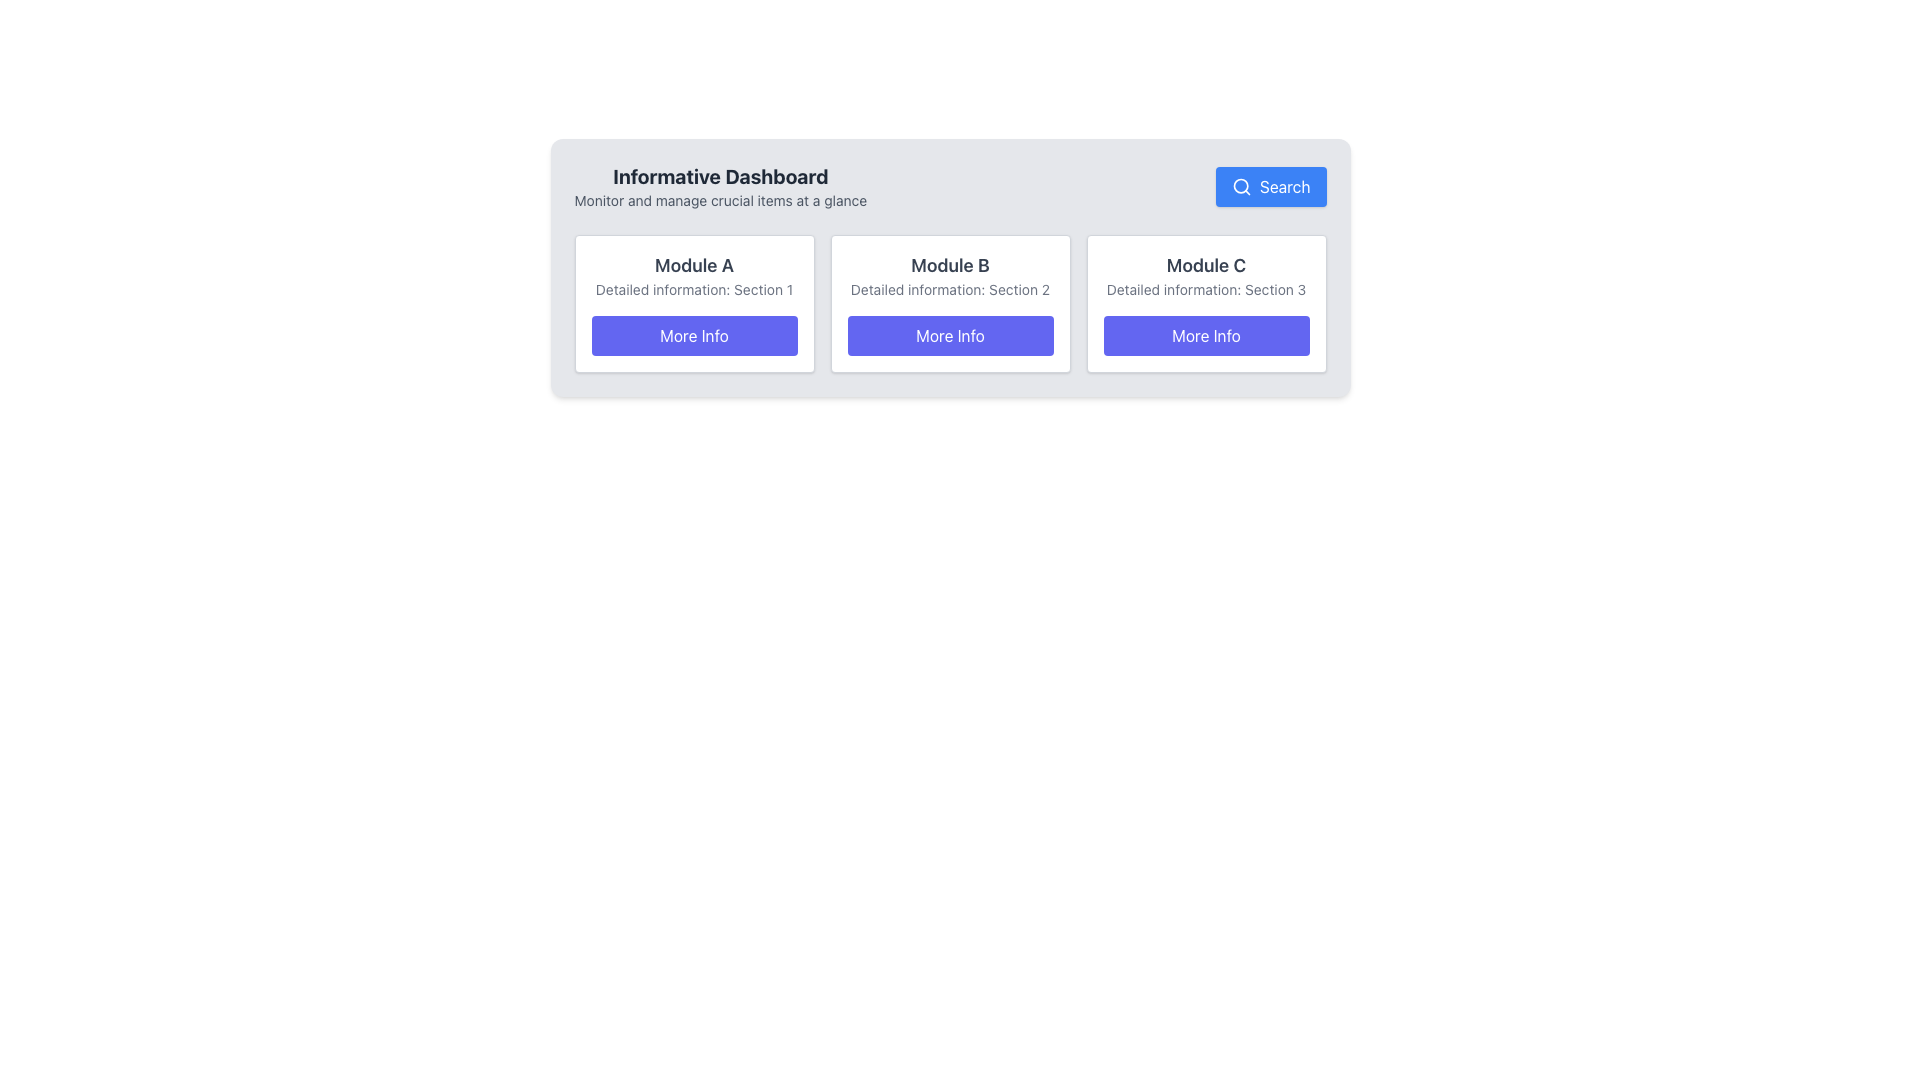 The image size is (1920, 1080). Describe the element at coordinates (1205, 334) in the screenshot. I see `the button located at the bottom of the white card under 'Module C'` at that location.